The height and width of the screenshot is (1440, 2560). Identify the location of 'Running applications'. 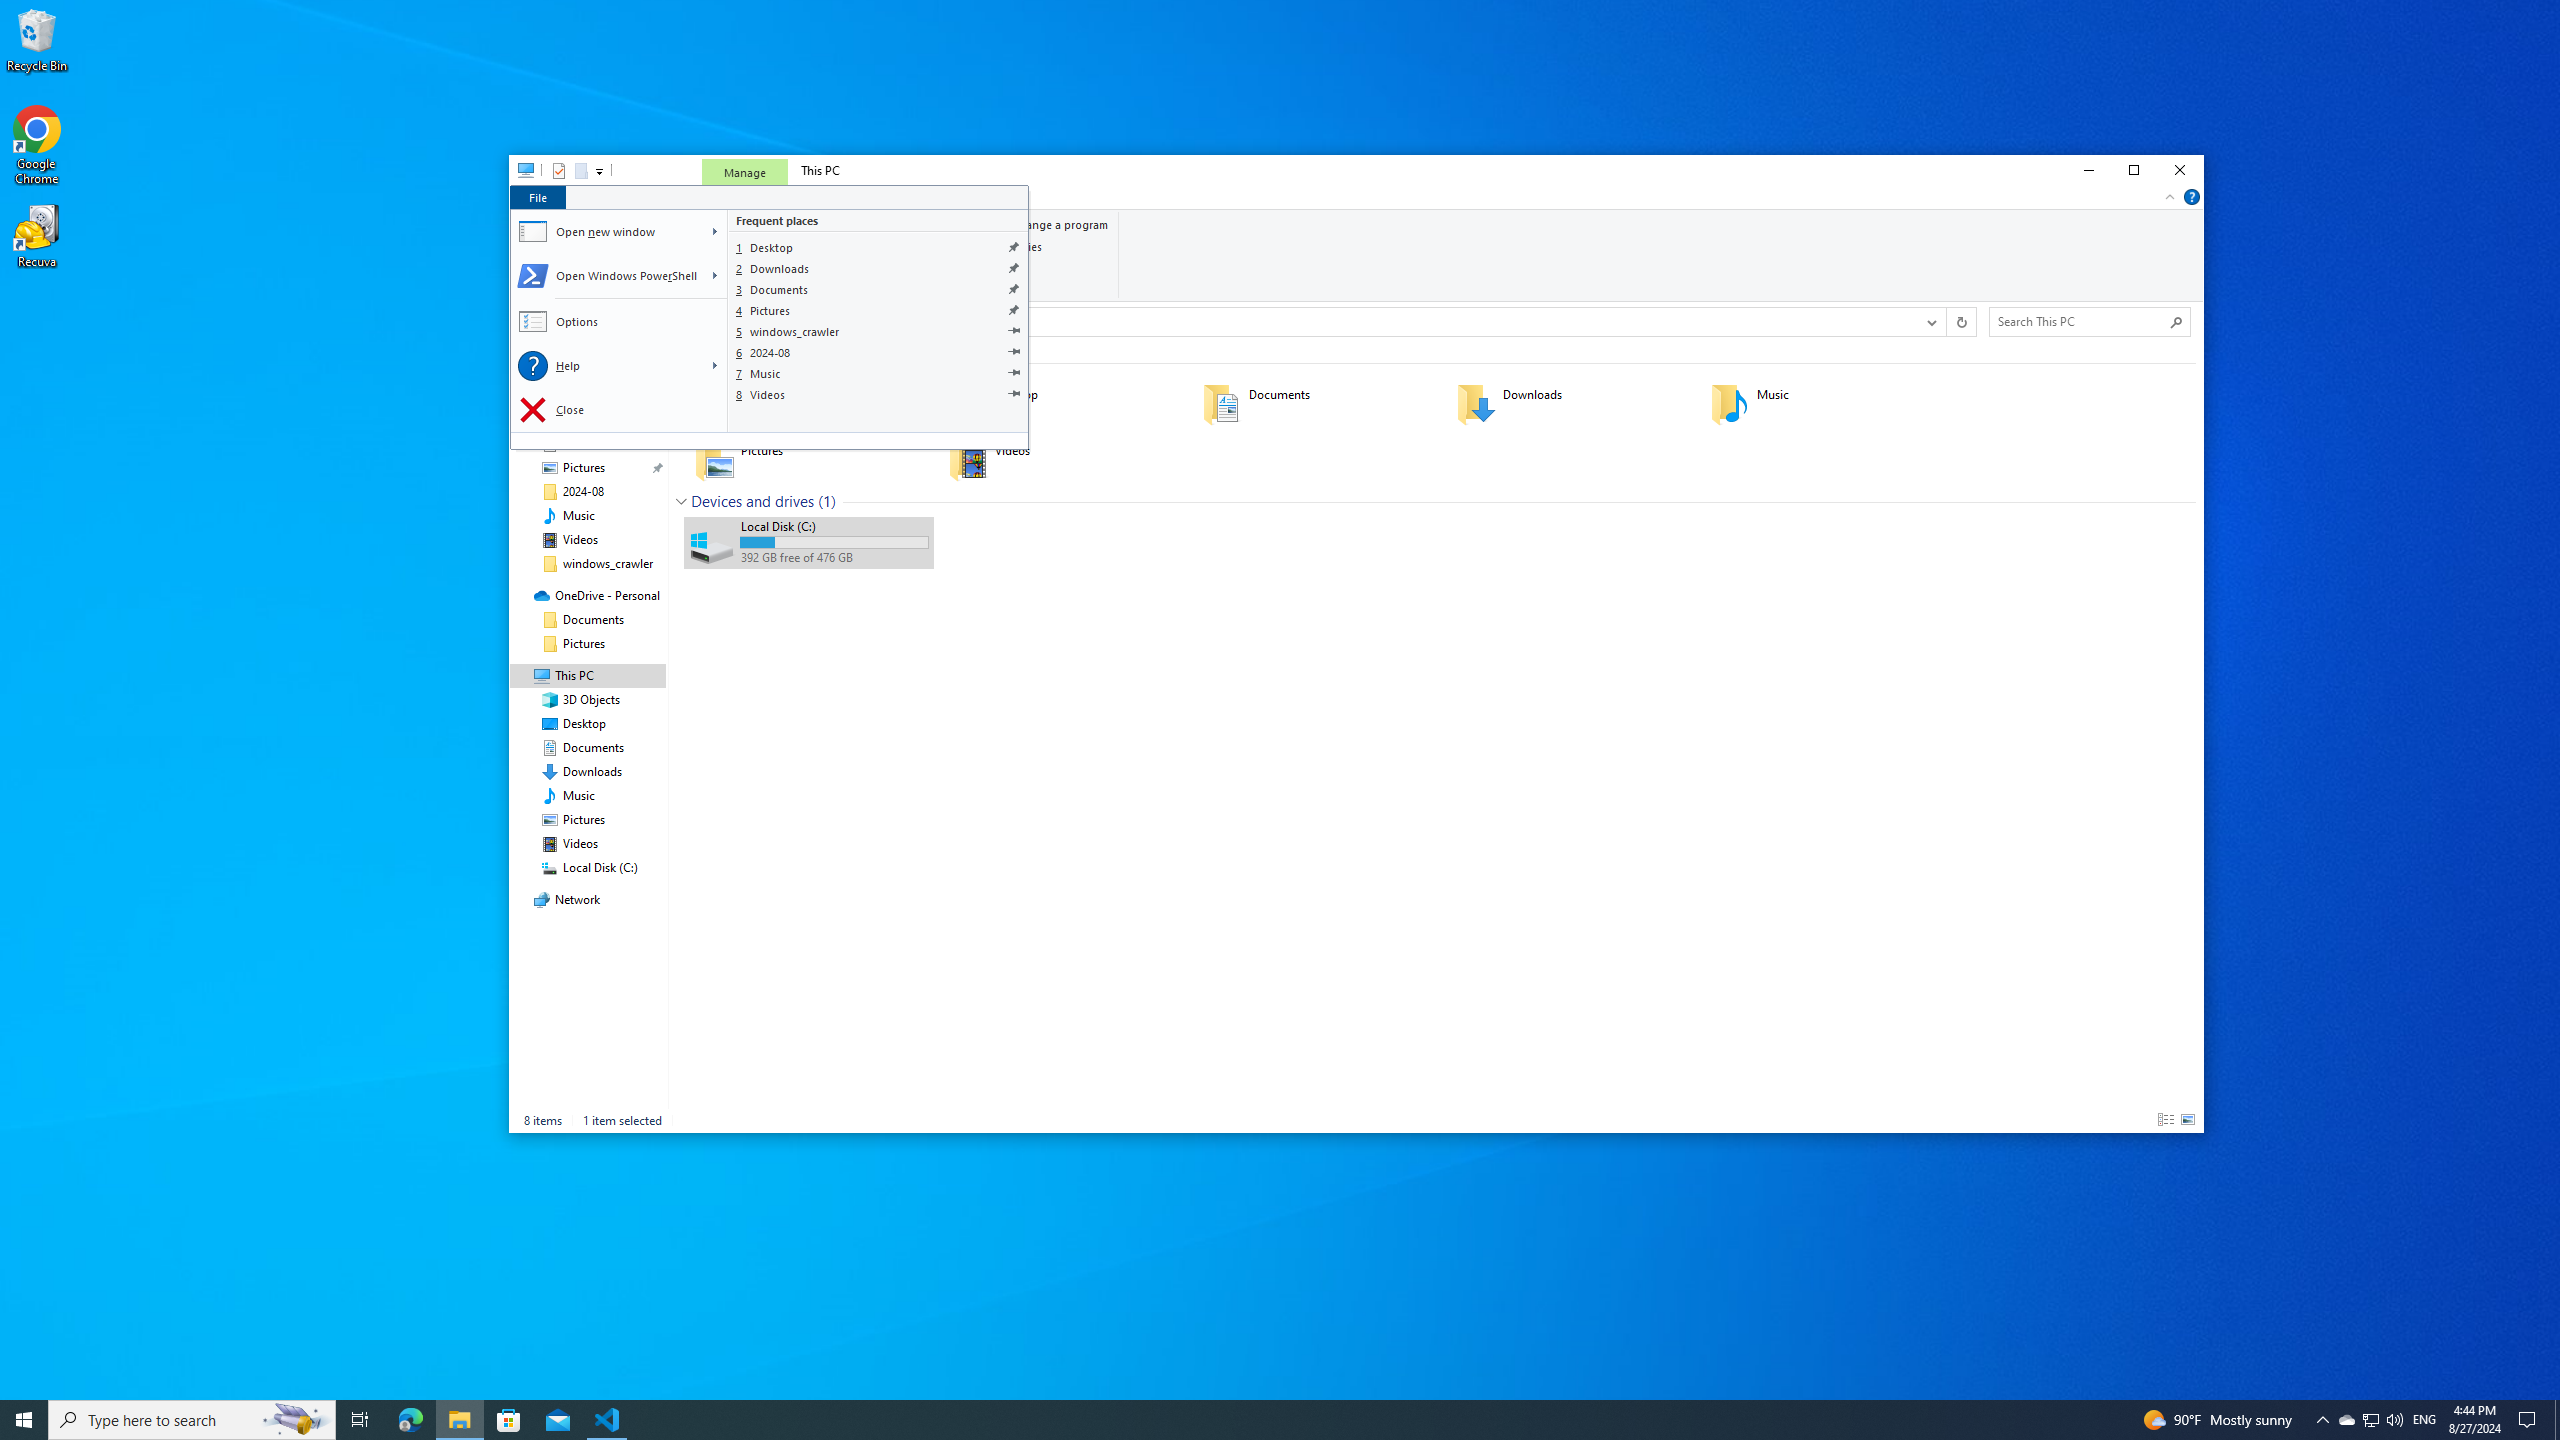
(1242, 1418).